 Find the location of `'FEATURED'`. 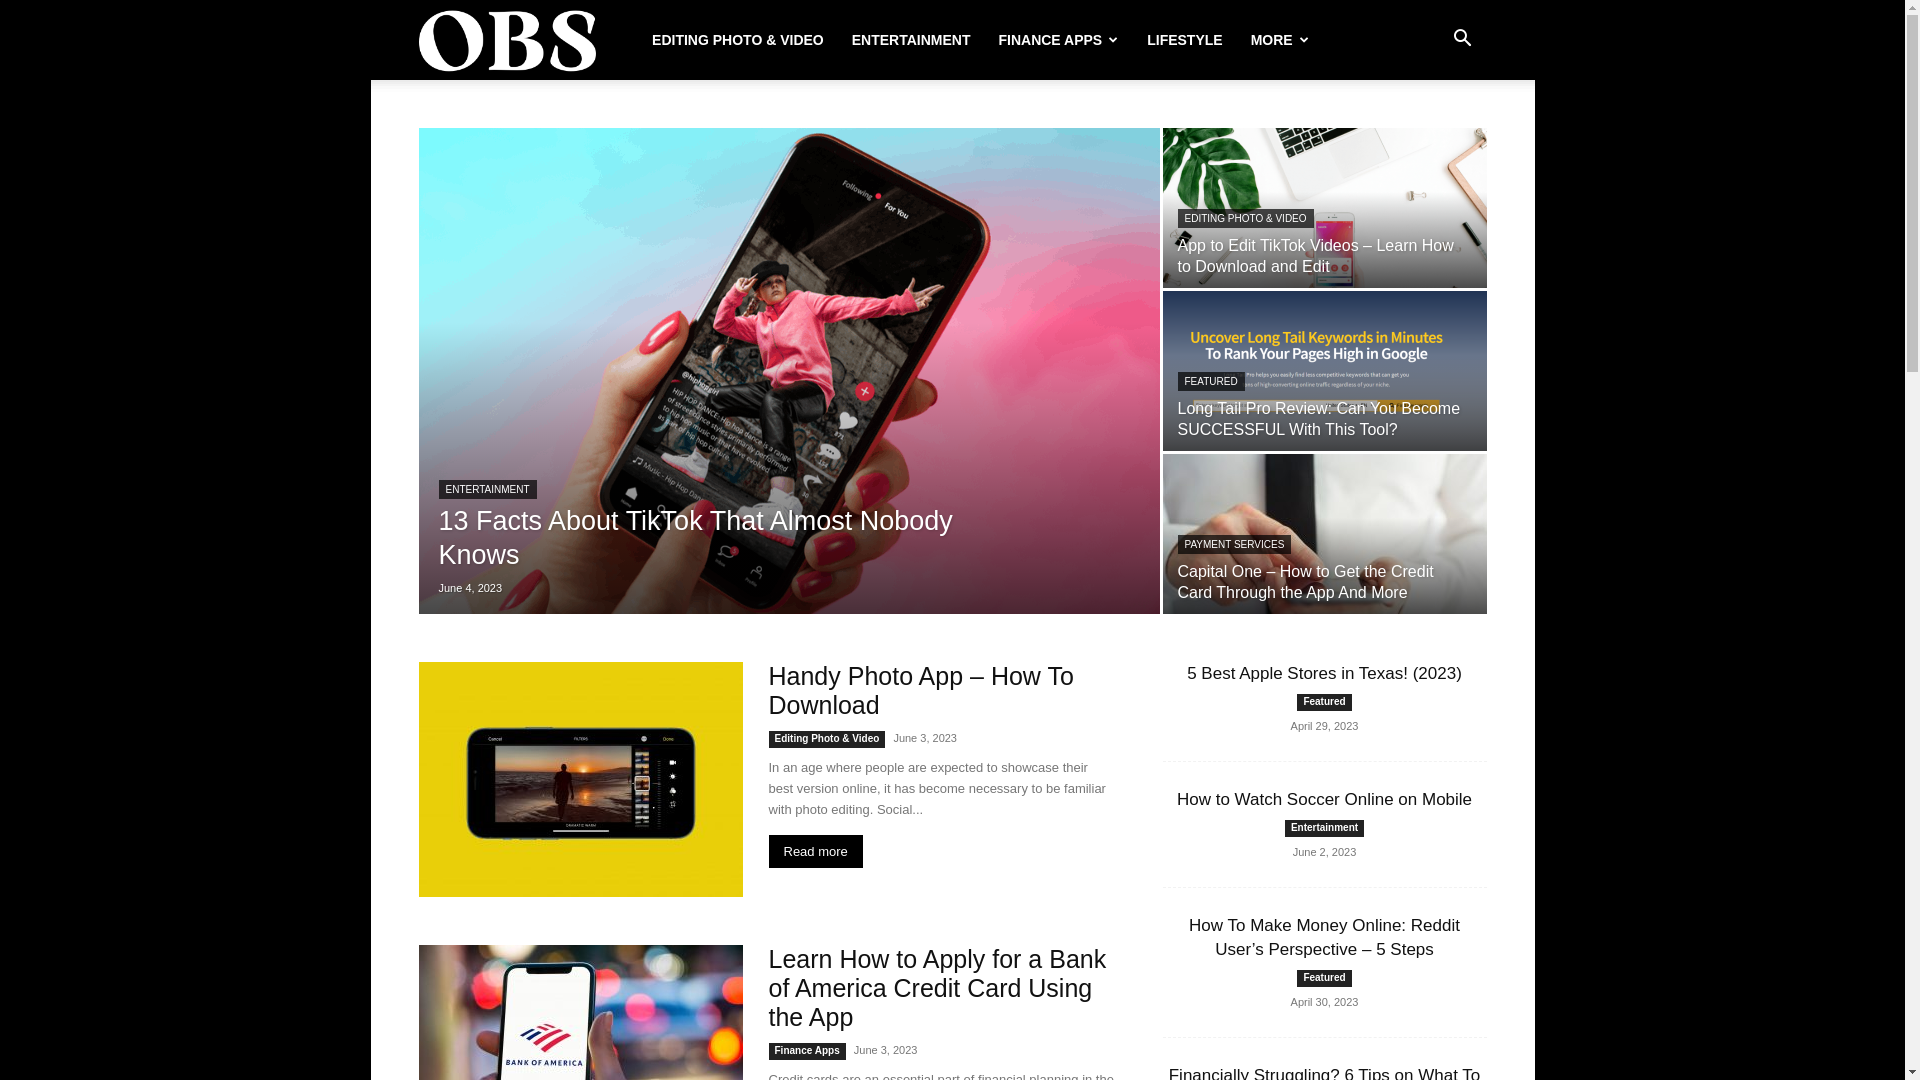

'FEATURED' is located at coordinates (1210, 381).